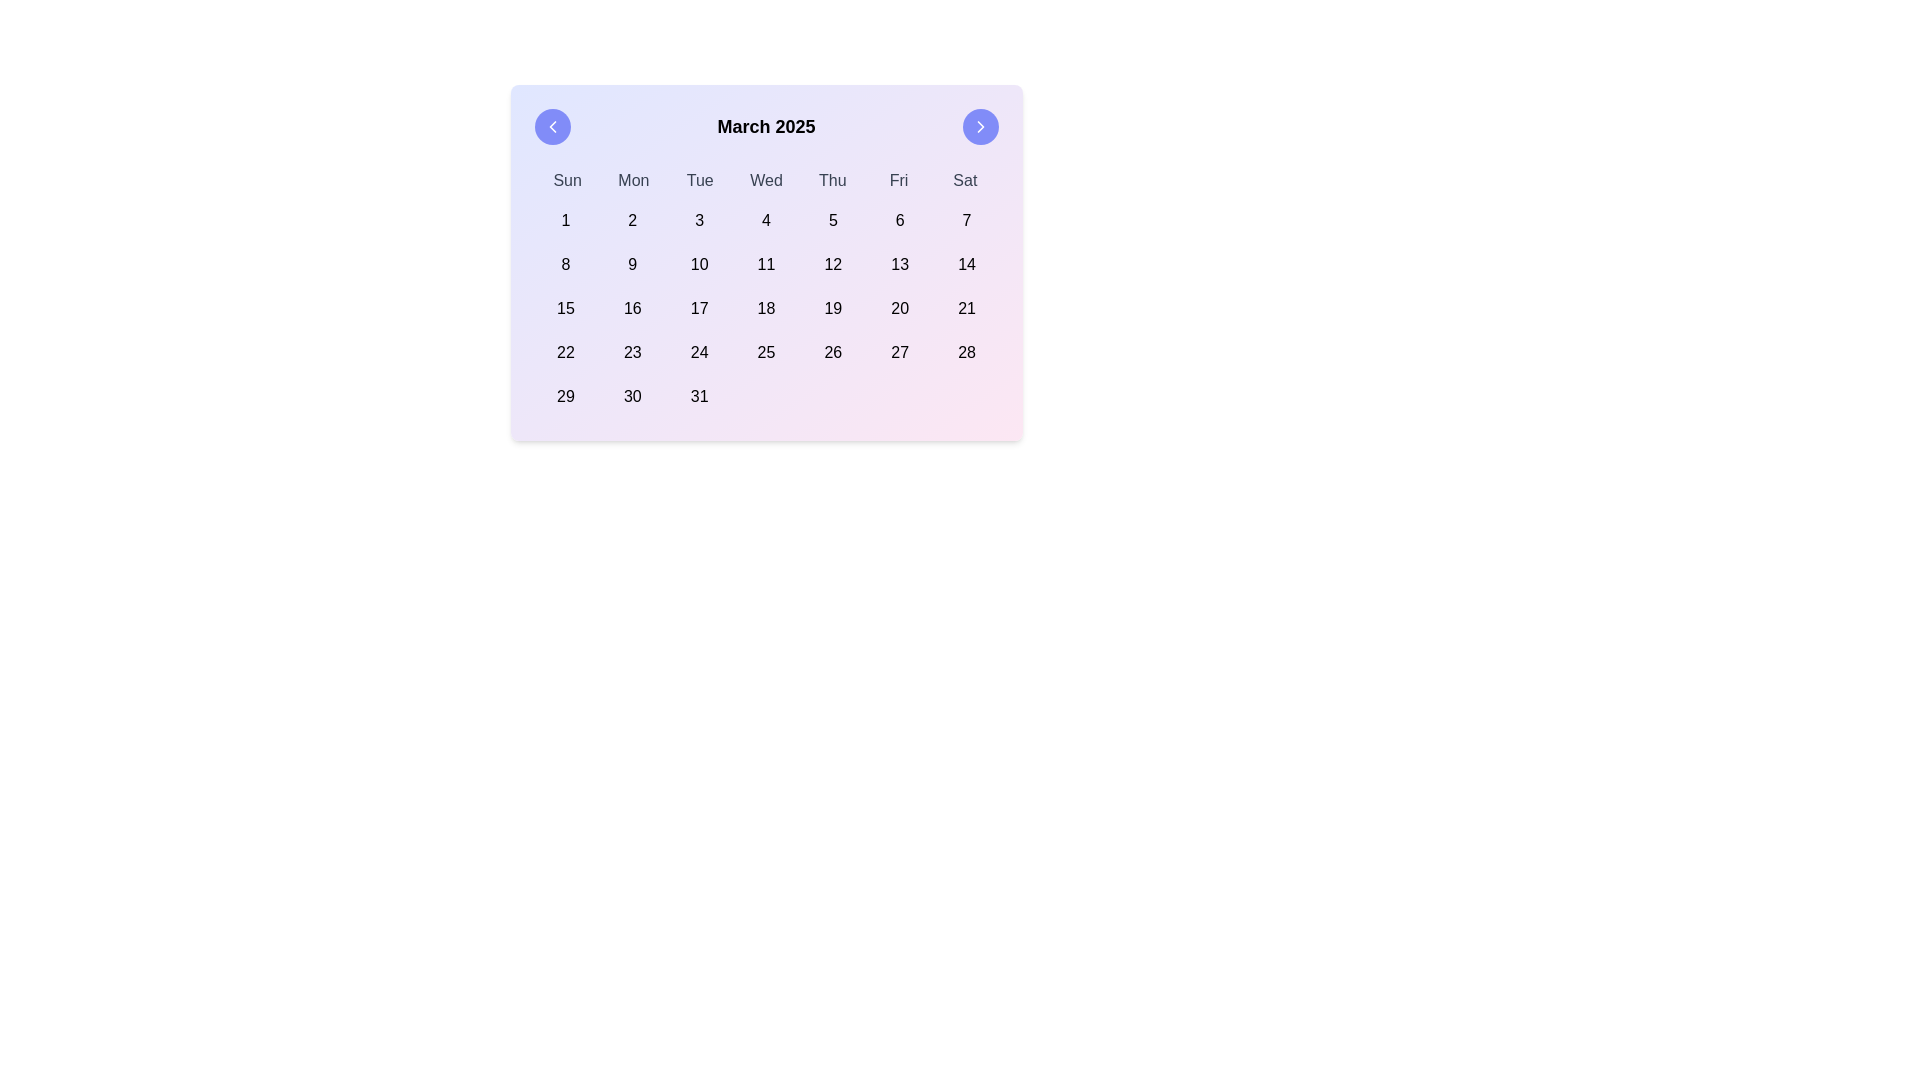 The width and height of the screenshot is (1920, 1080). Describe the element at coordinates (699, 264) in the screenshot. I see `the square button with a purple gradient background and the number '10' written in black` at that location.